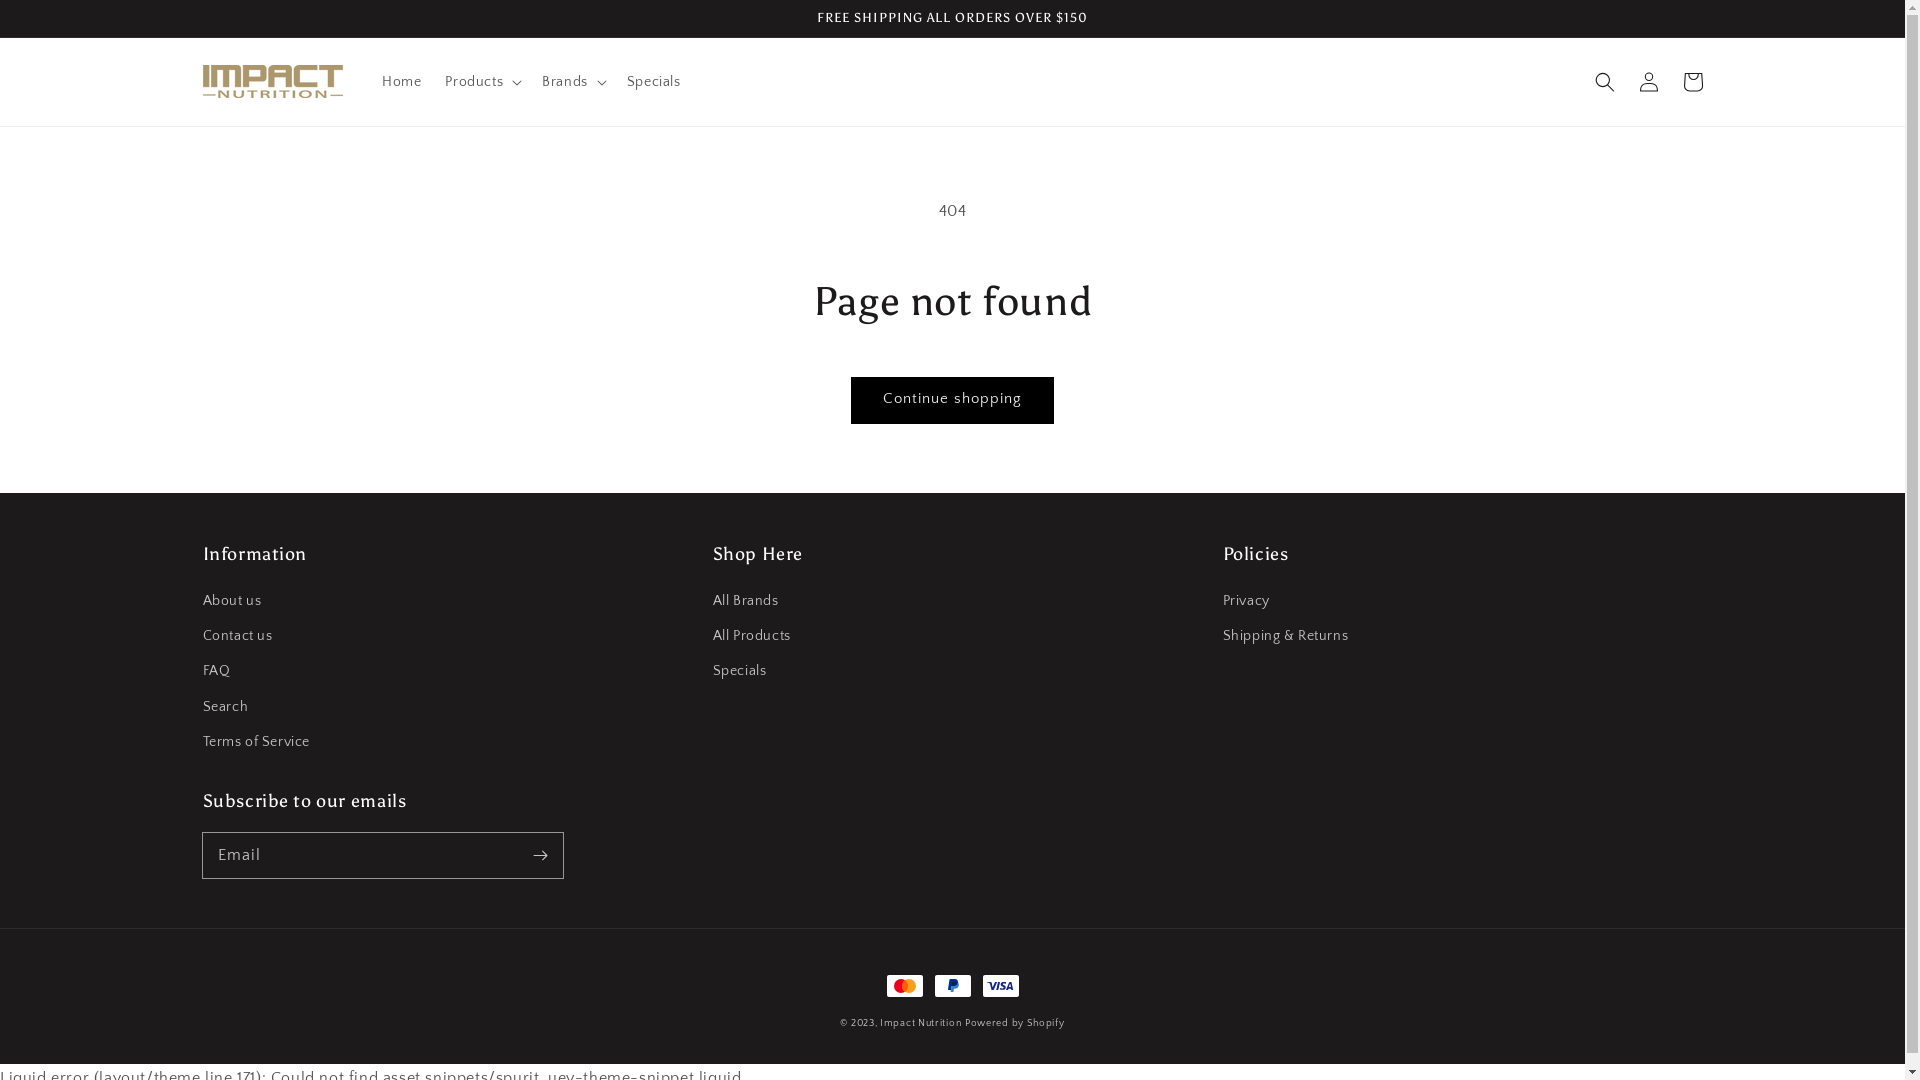 The width and height of the screenshot is (1920, 1080). I want to click on 'FAQ', so click(216, 671).